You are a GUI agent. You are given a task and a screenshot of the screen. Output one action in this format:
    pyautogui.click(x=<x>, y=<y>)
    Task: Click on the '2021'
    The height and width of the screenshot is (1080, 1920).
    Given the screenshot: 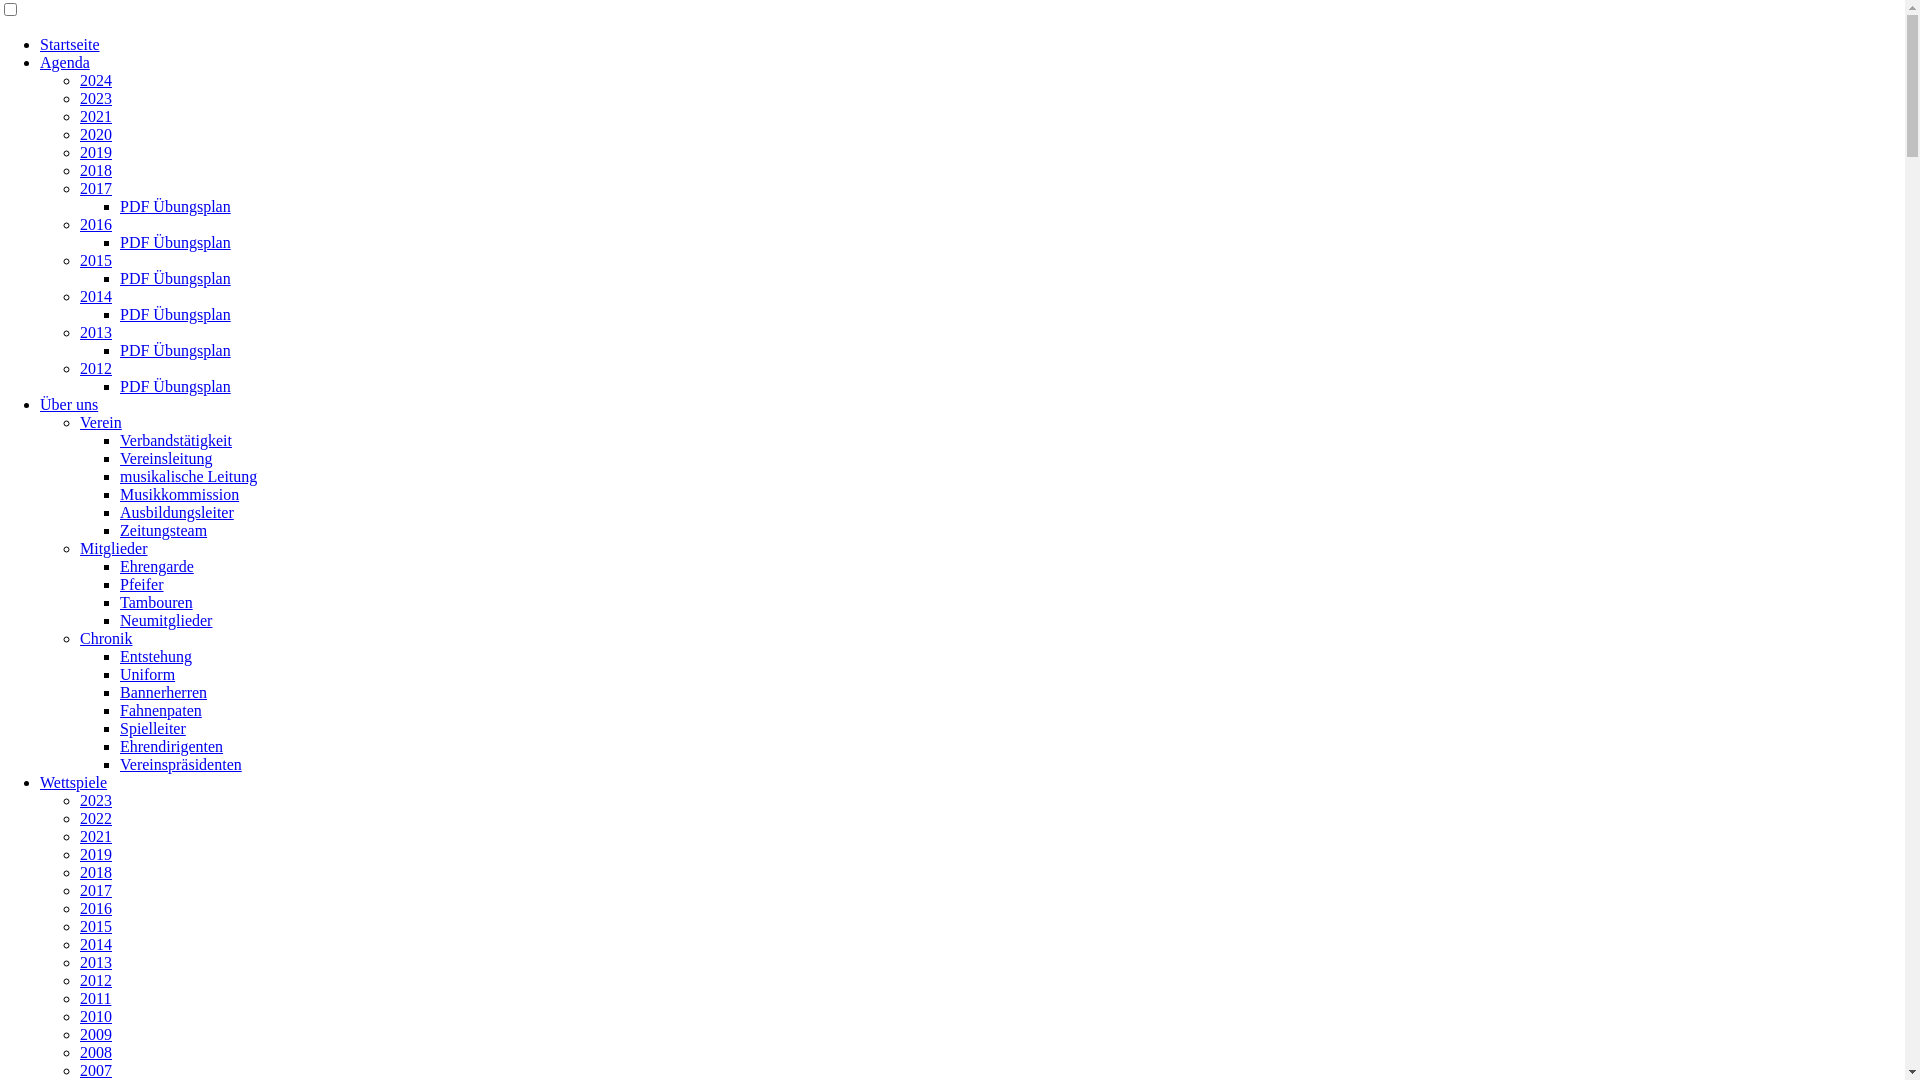 What is the action you would take?
    pyautogui.click(x=95, y=836)
    